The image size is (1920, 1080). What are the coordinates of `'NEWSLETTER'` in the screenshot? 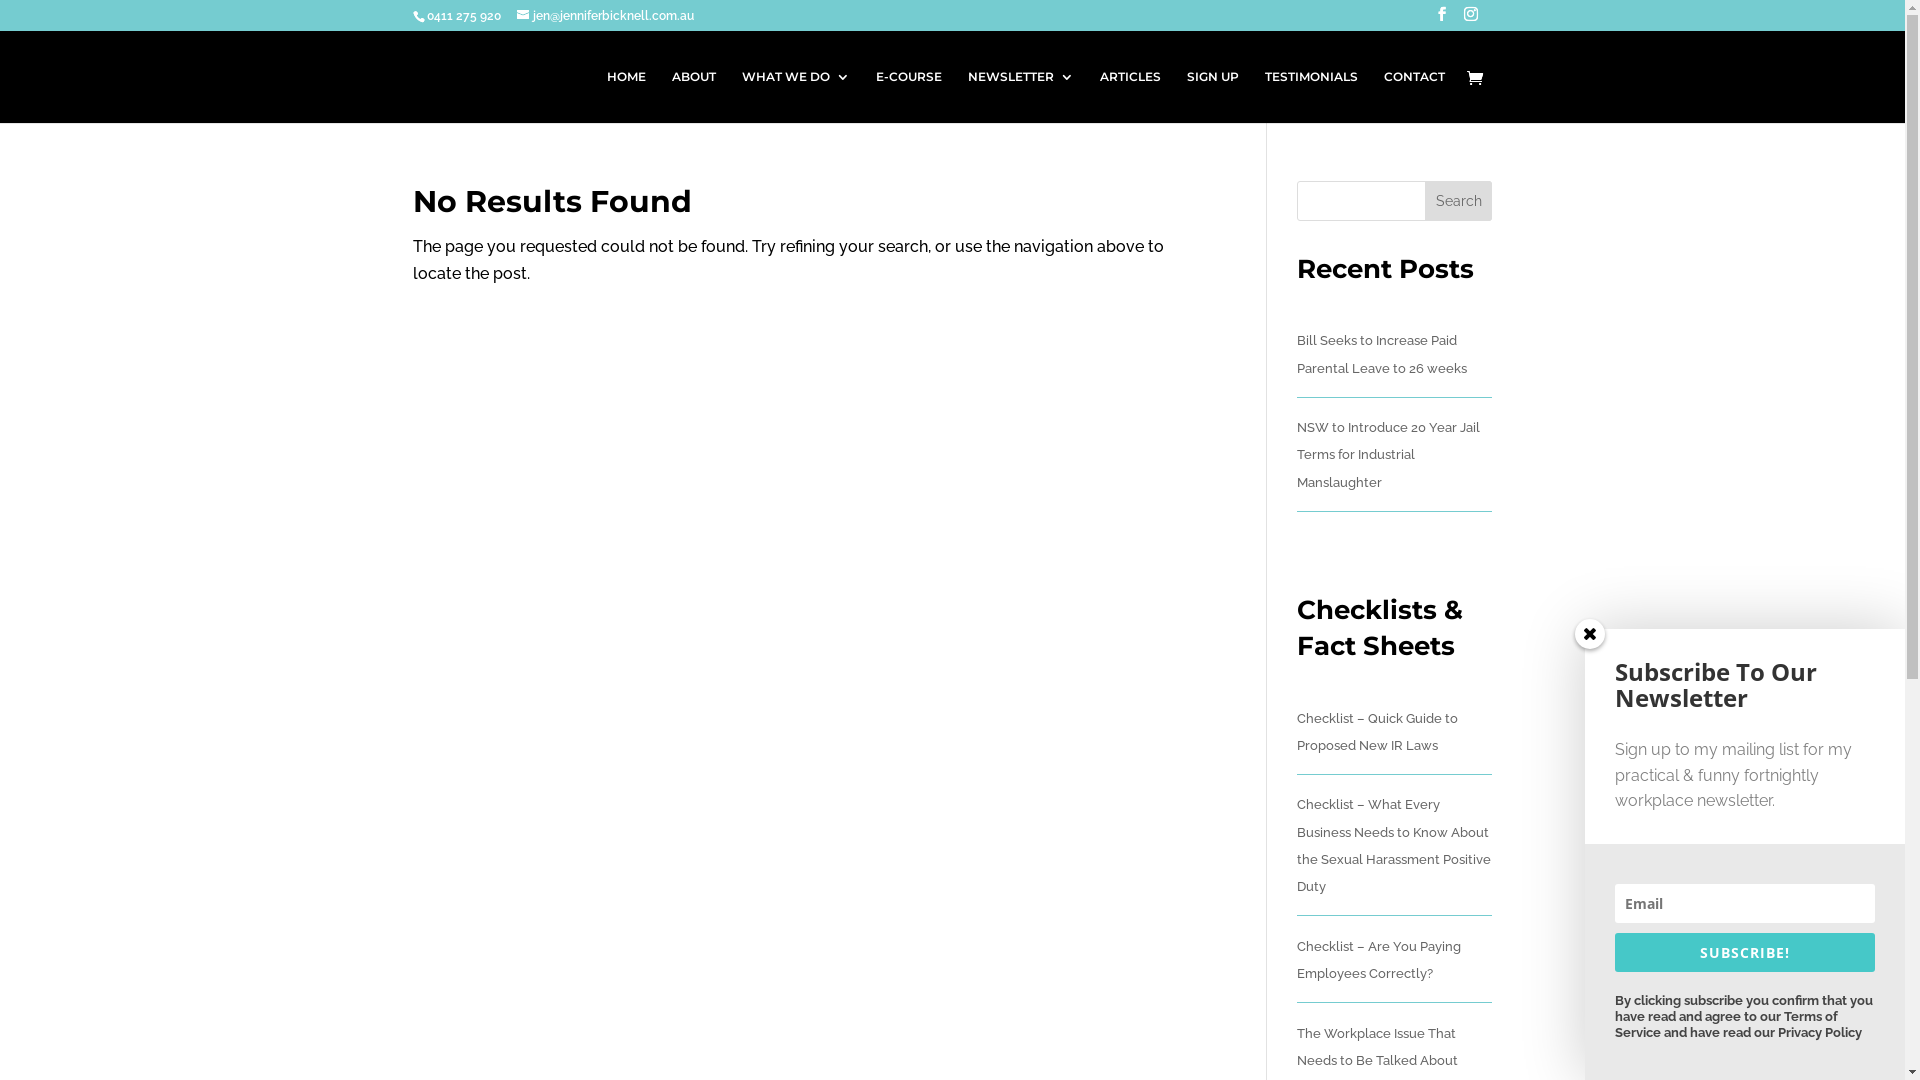 It's located at (1021, 96).